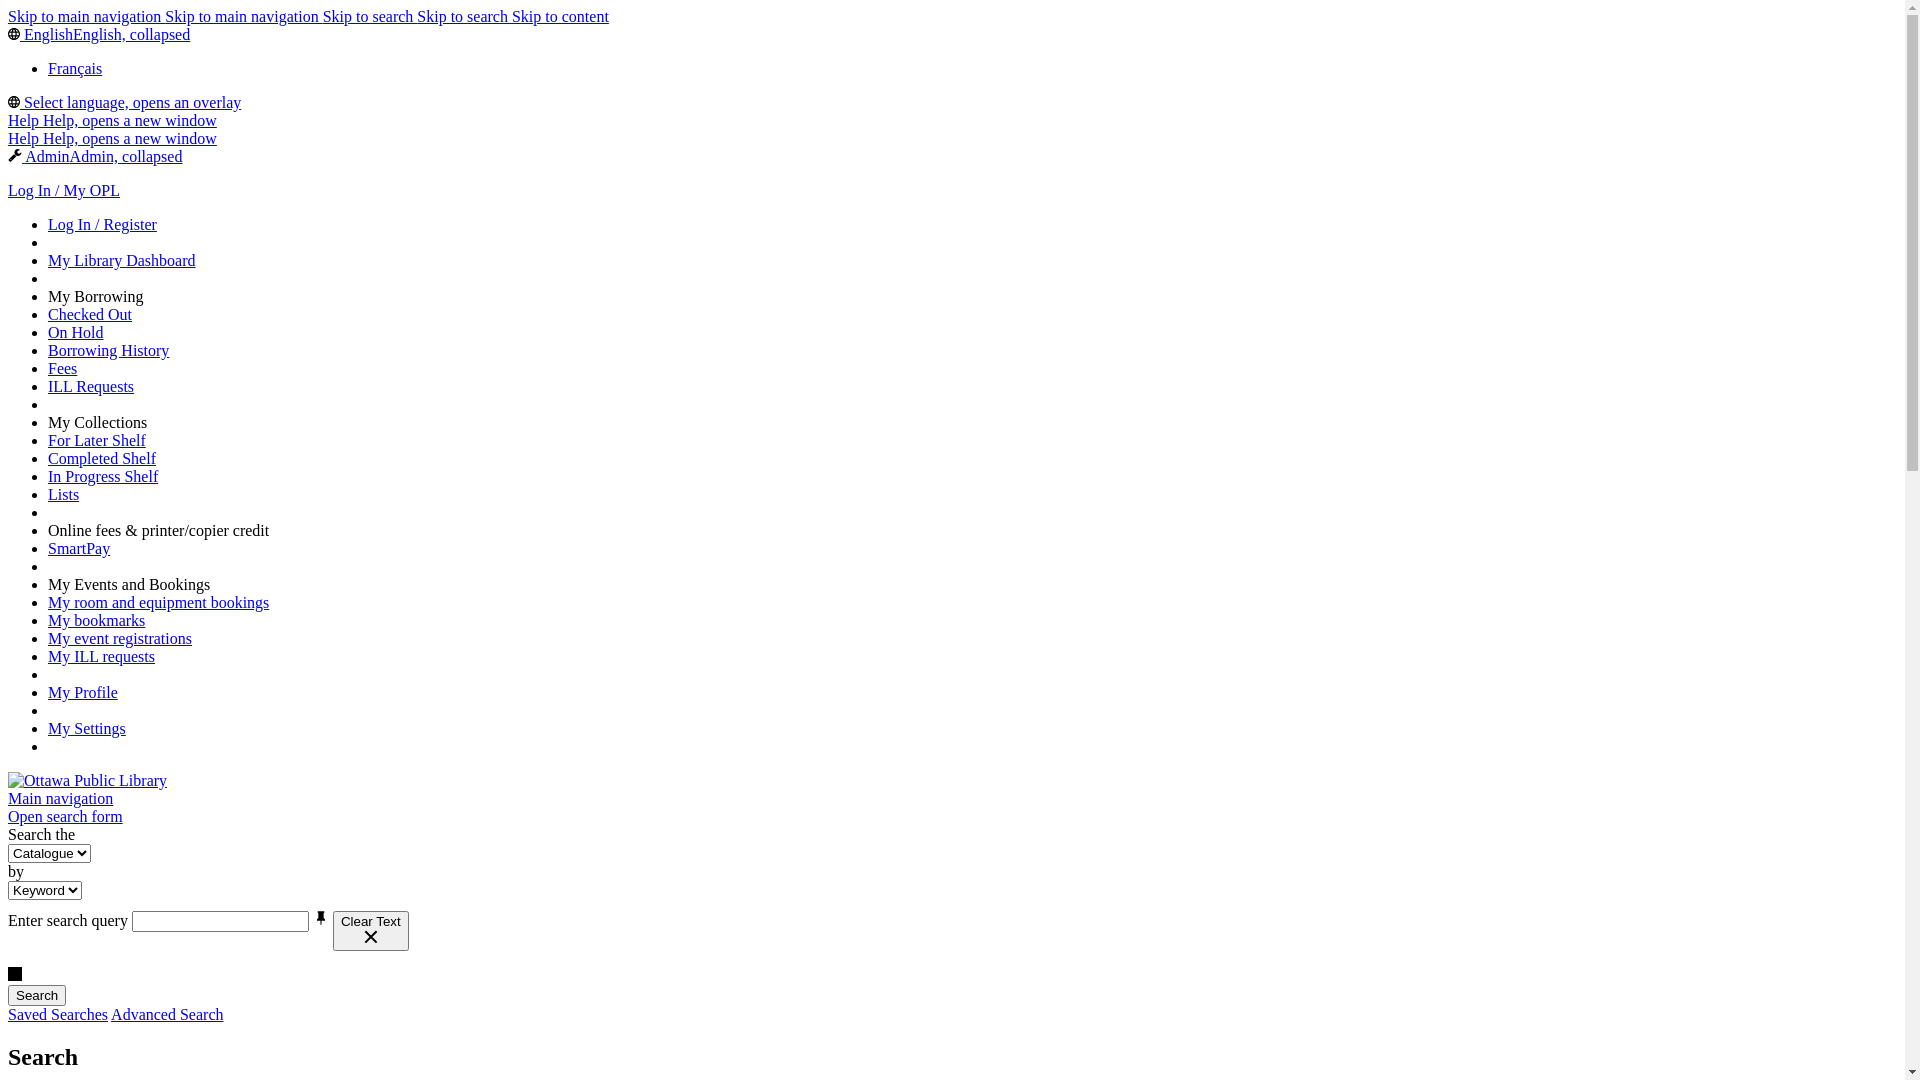 This screenshot has height=1080, width=1920. Describe the element at coordinates (123, 102) in the screenshot. I see `'Select language, opens an overlay'` at that location.